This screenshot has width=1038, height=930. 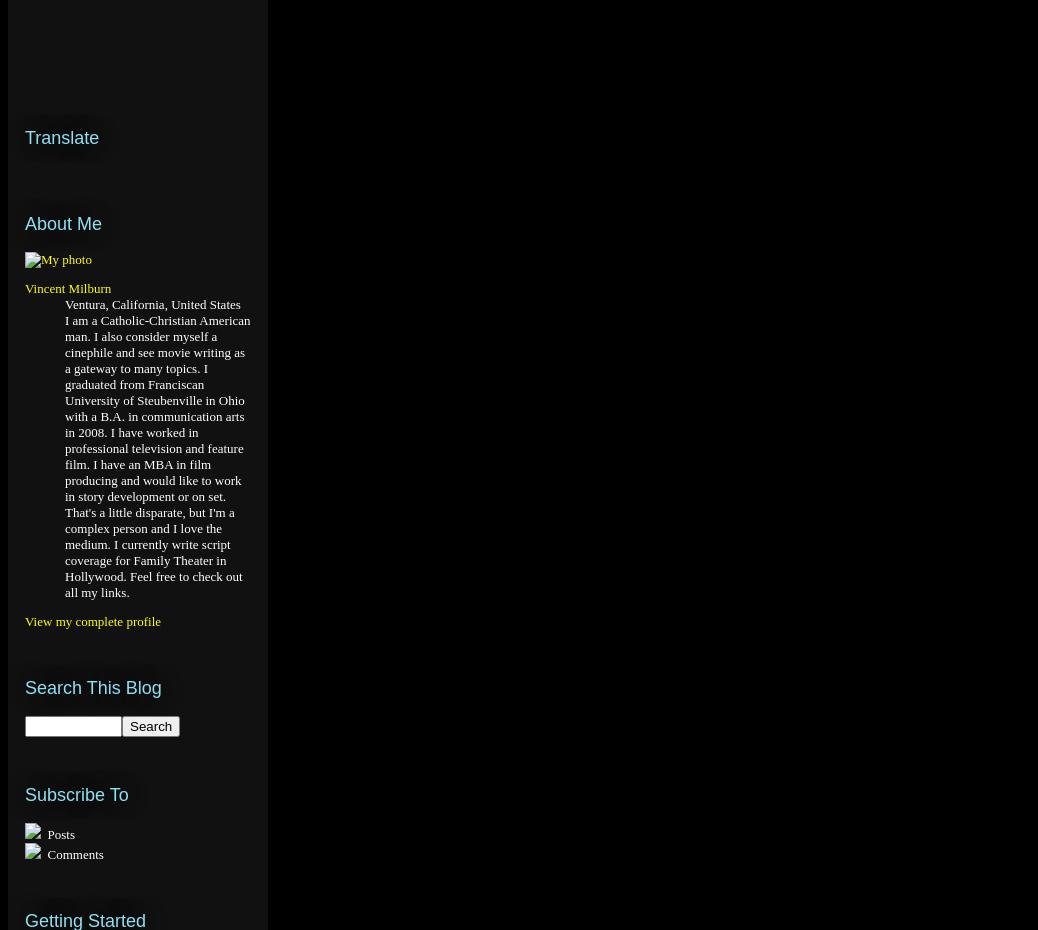 What do you see at coordinates (62, 223) in the screenshot?
I see `'About Me'` at bounding box center [62, 223].